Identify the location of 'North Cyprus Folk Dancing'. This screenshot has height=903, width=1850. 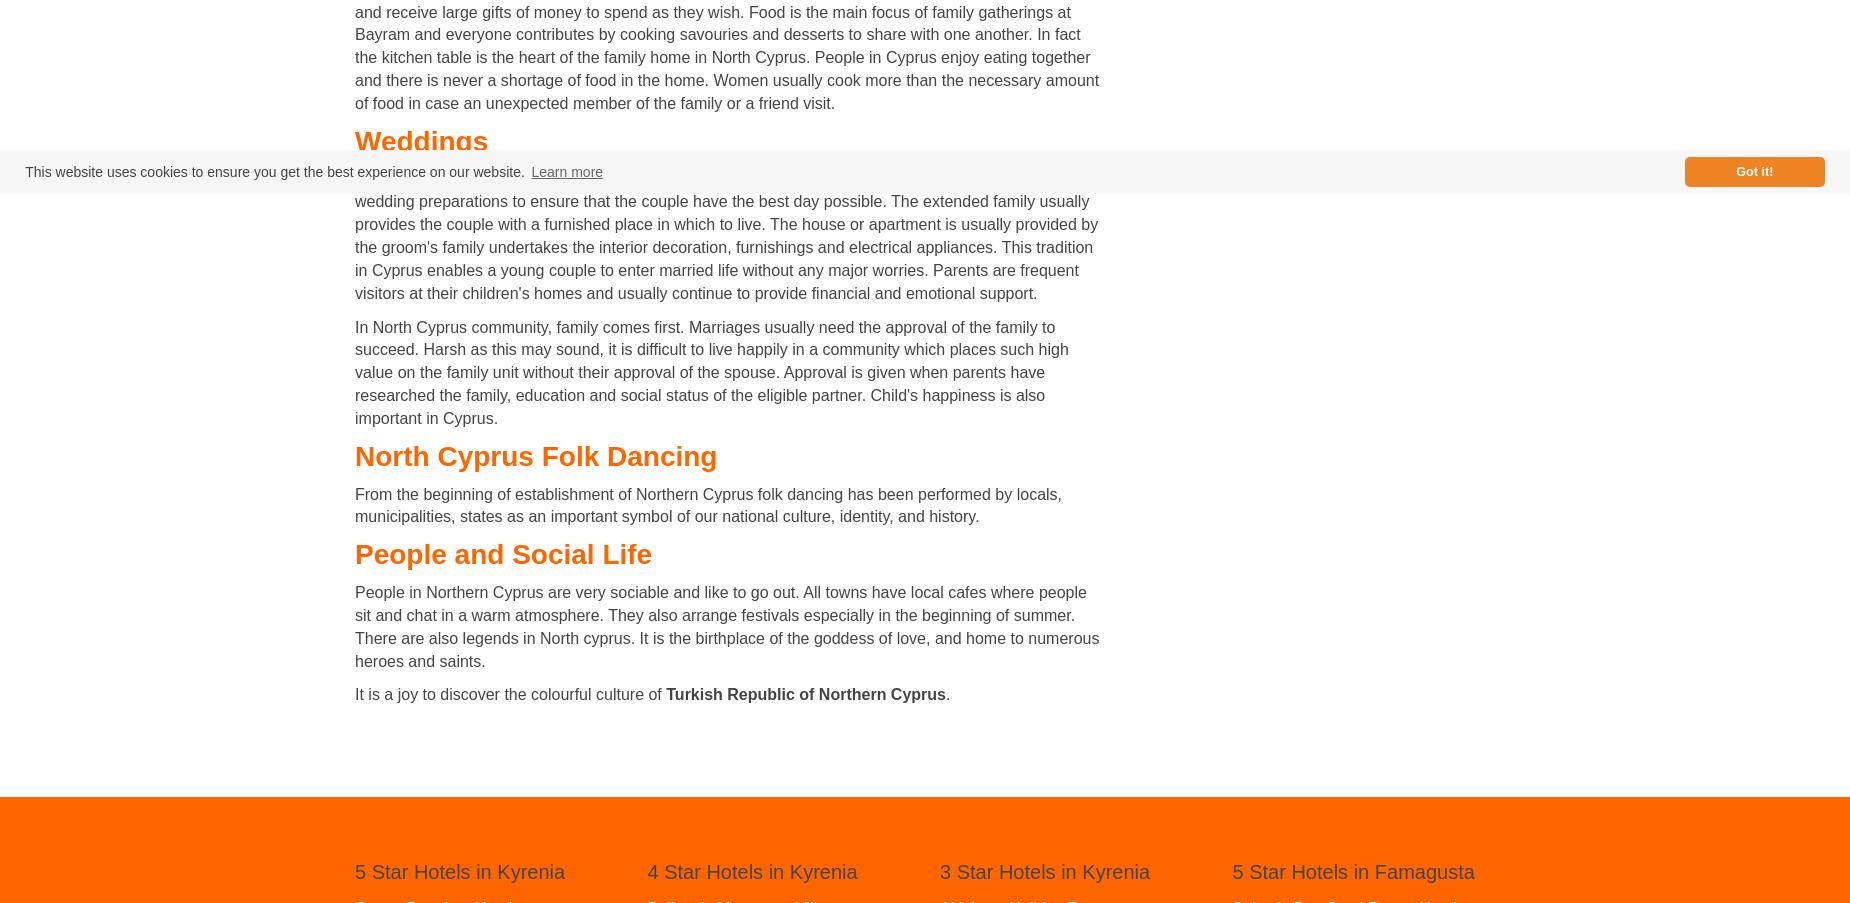
(535, 455).